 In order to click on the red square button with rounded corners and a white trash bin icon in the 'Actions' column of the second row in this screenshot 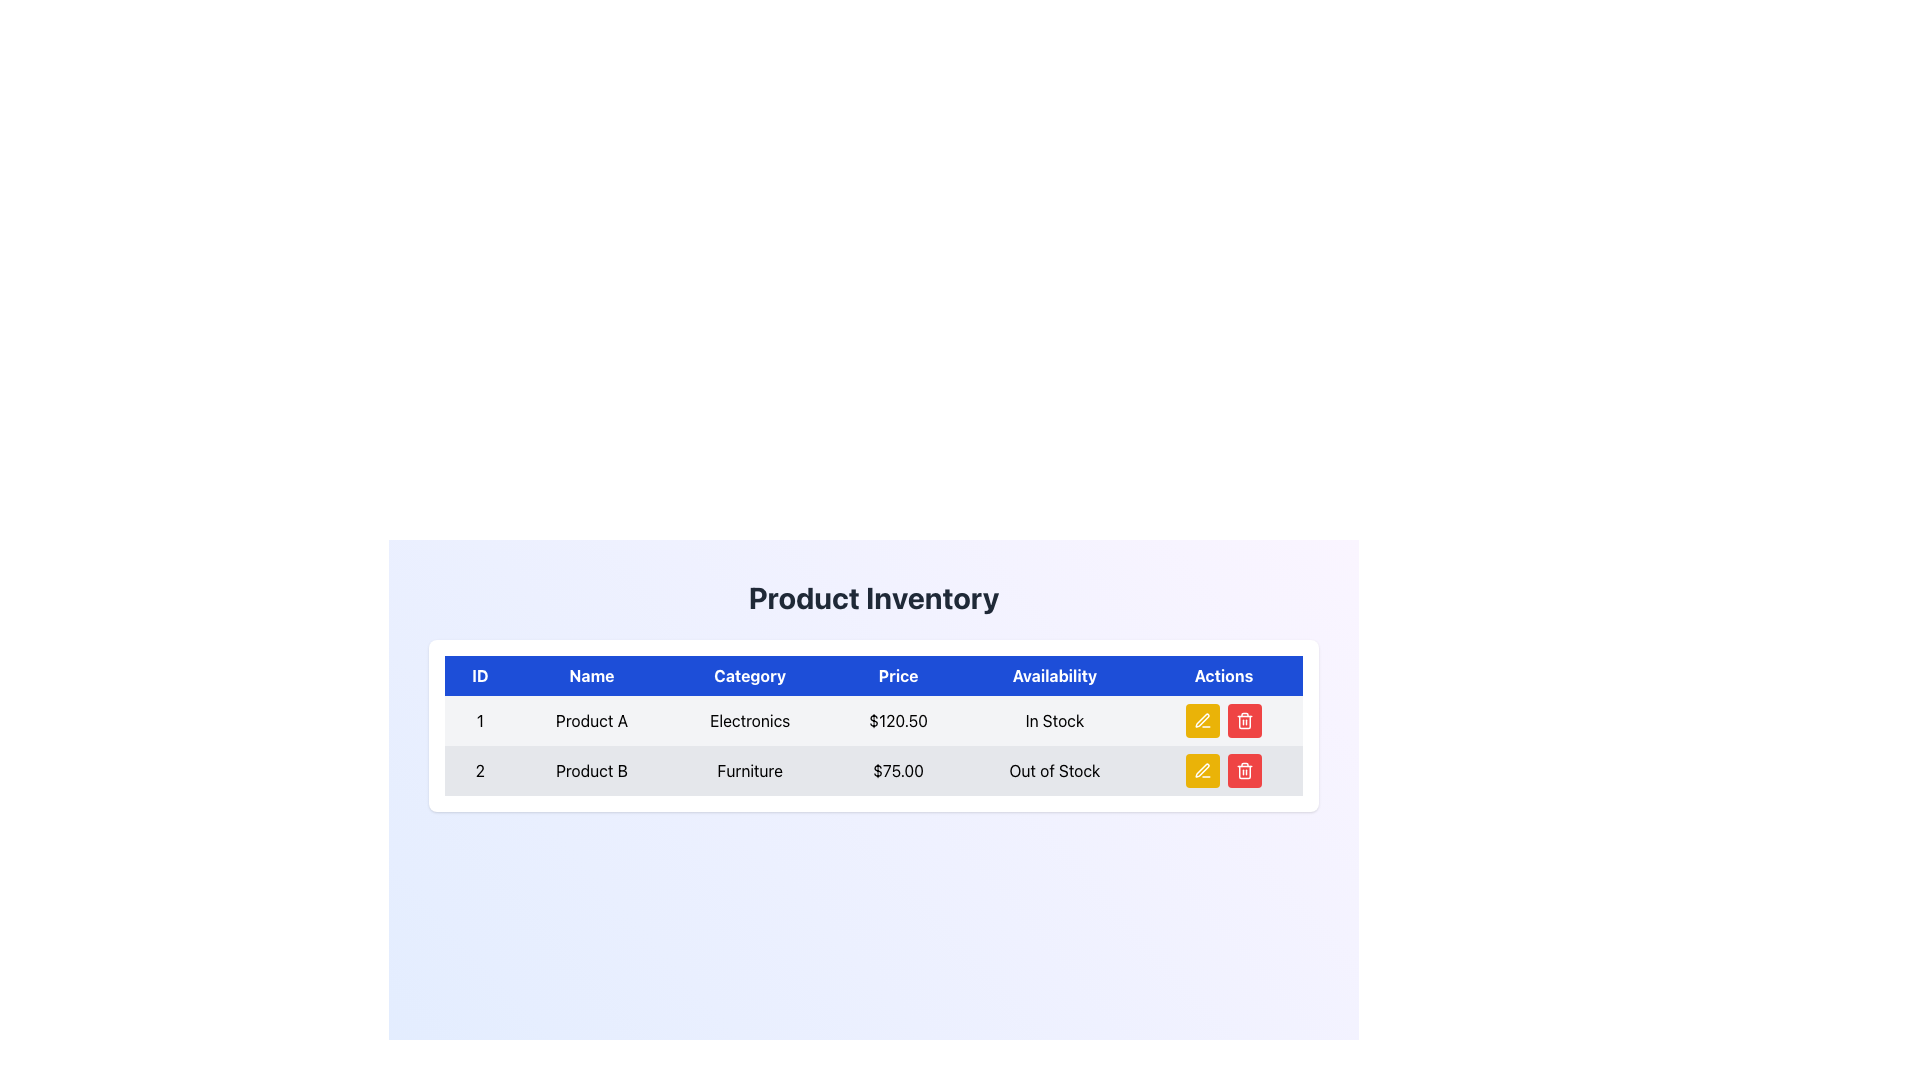, I will do `click(1243, 721)`.